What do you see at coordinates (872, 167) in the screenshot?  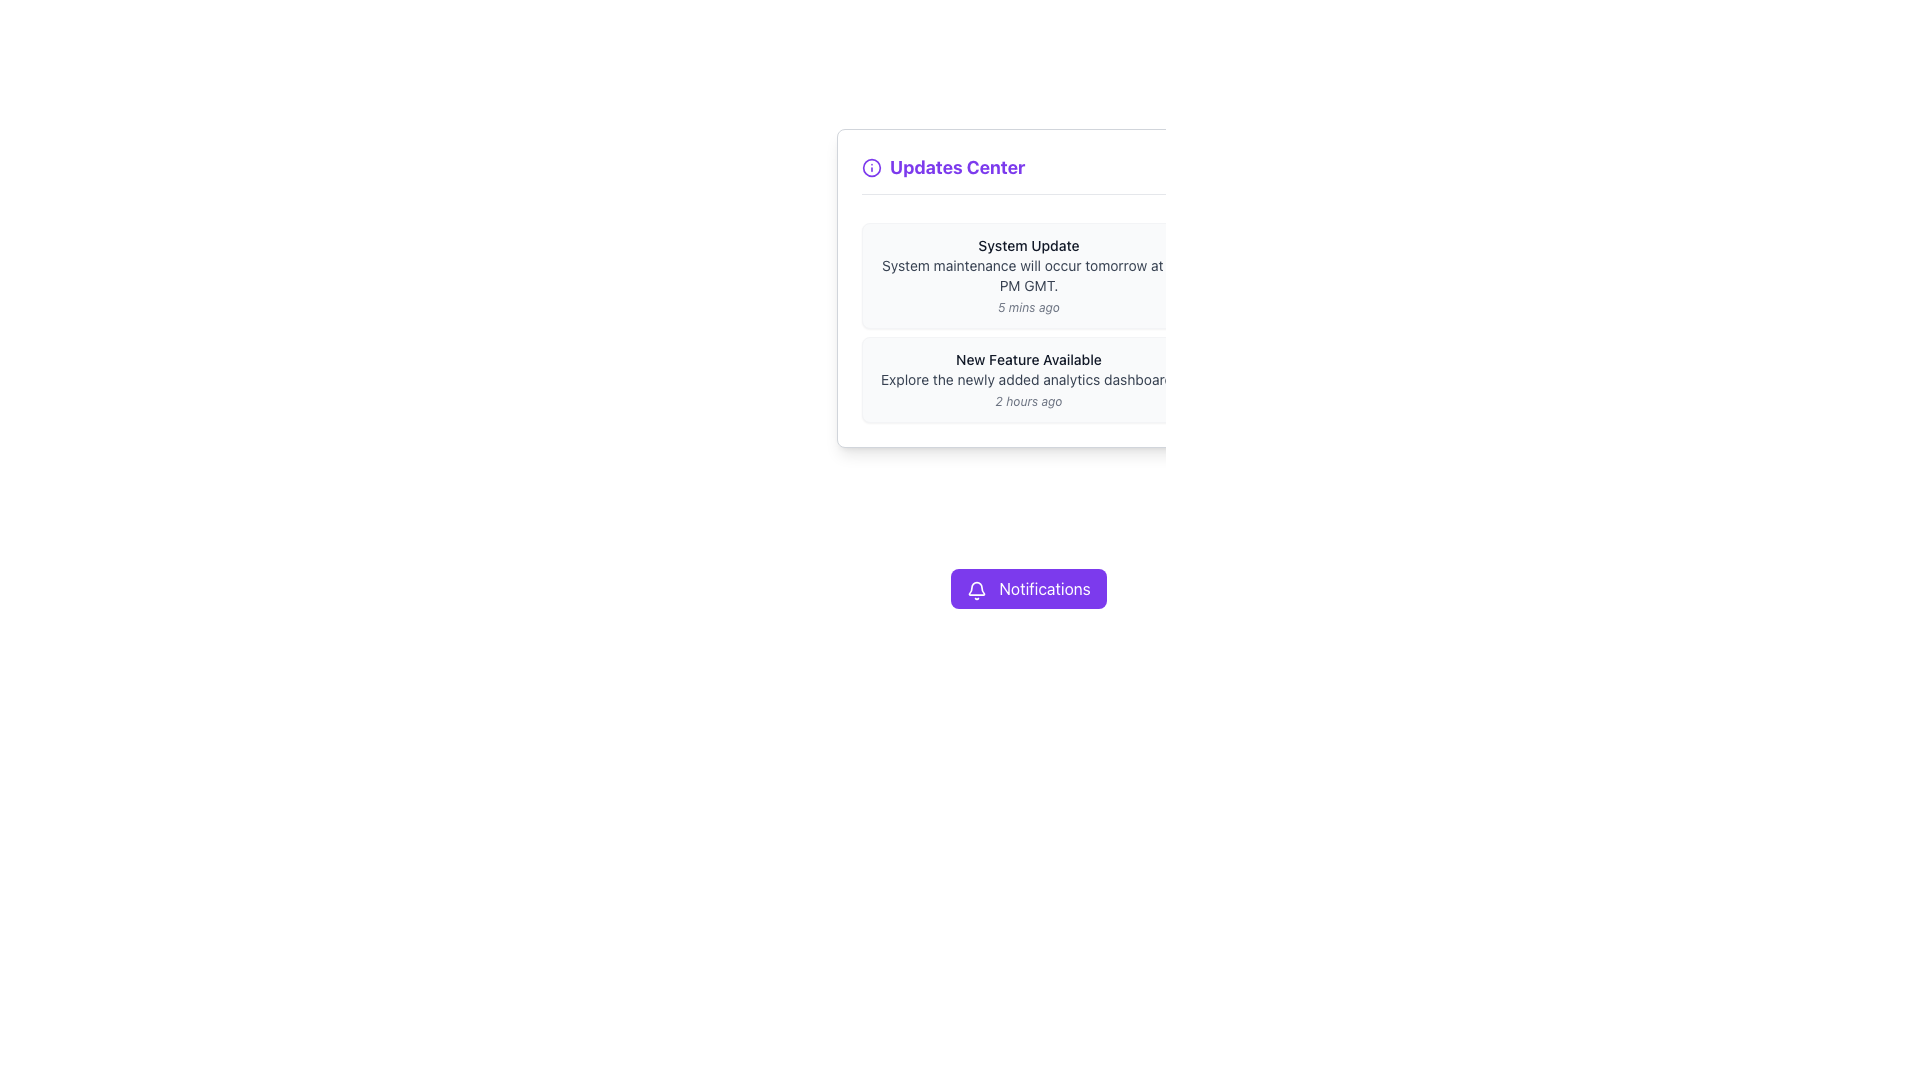 I see `the central circle of the information icon located in the top-left corner of the 'Updates Center' section` at bounding box center [872, 167].